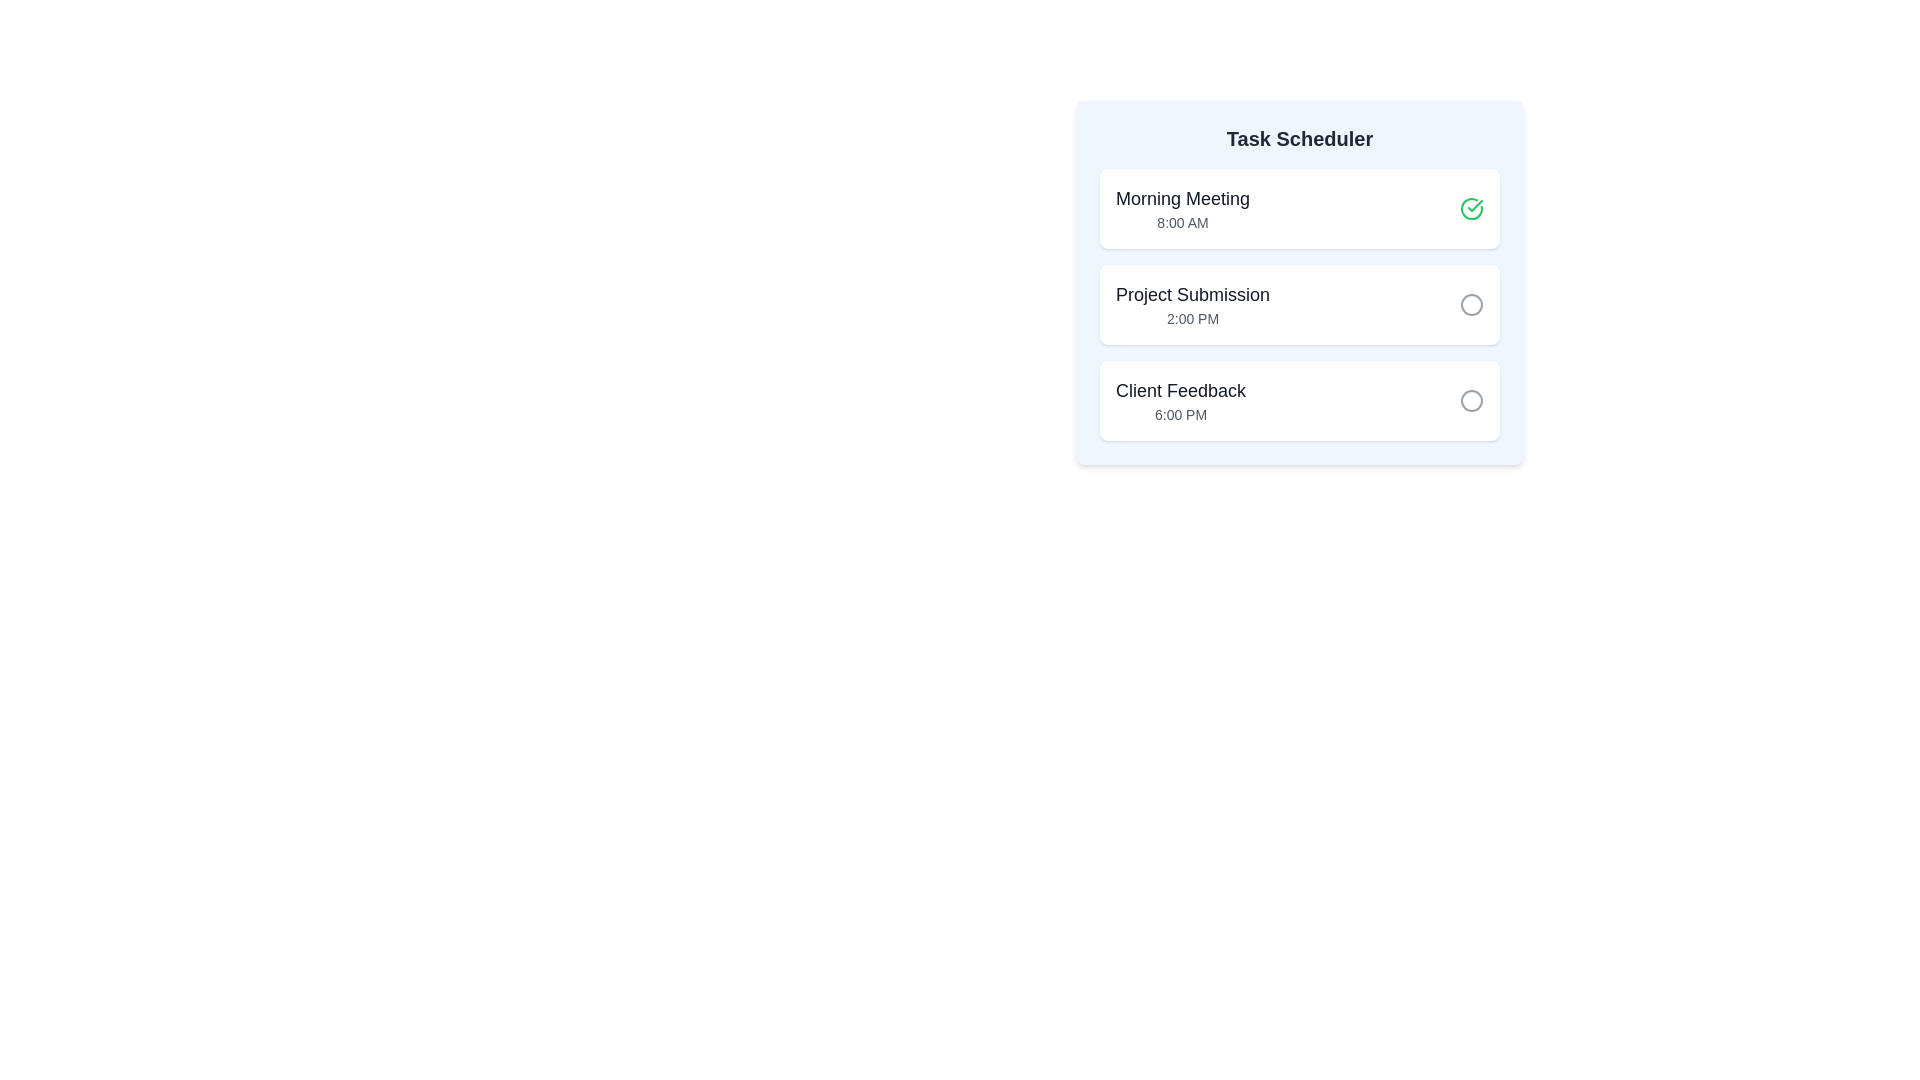 The height and width of the screenshot is (1080, 1920). What do you see at coordinates (1300, 304) in the screenshot?
I see `the task item Project Submission` at bounding box center [1300, 304].